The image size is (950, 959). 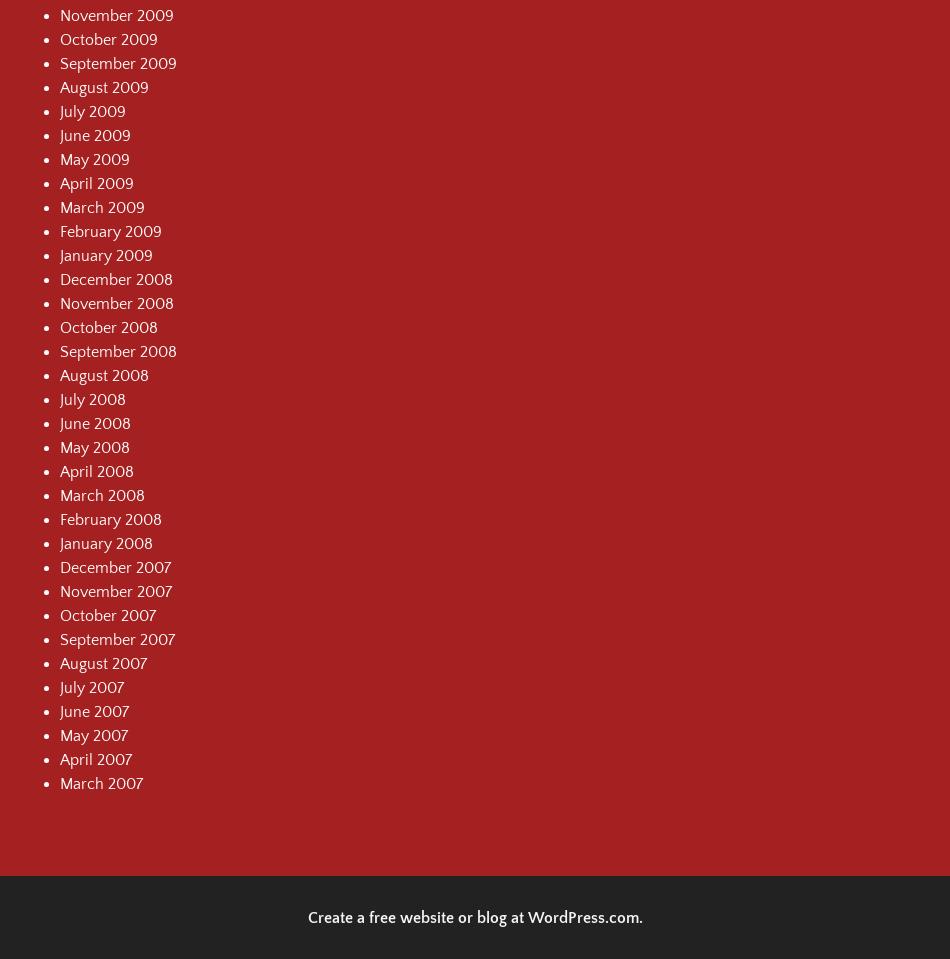 I want to click on 'April 2008', so click(x=60, y=469).